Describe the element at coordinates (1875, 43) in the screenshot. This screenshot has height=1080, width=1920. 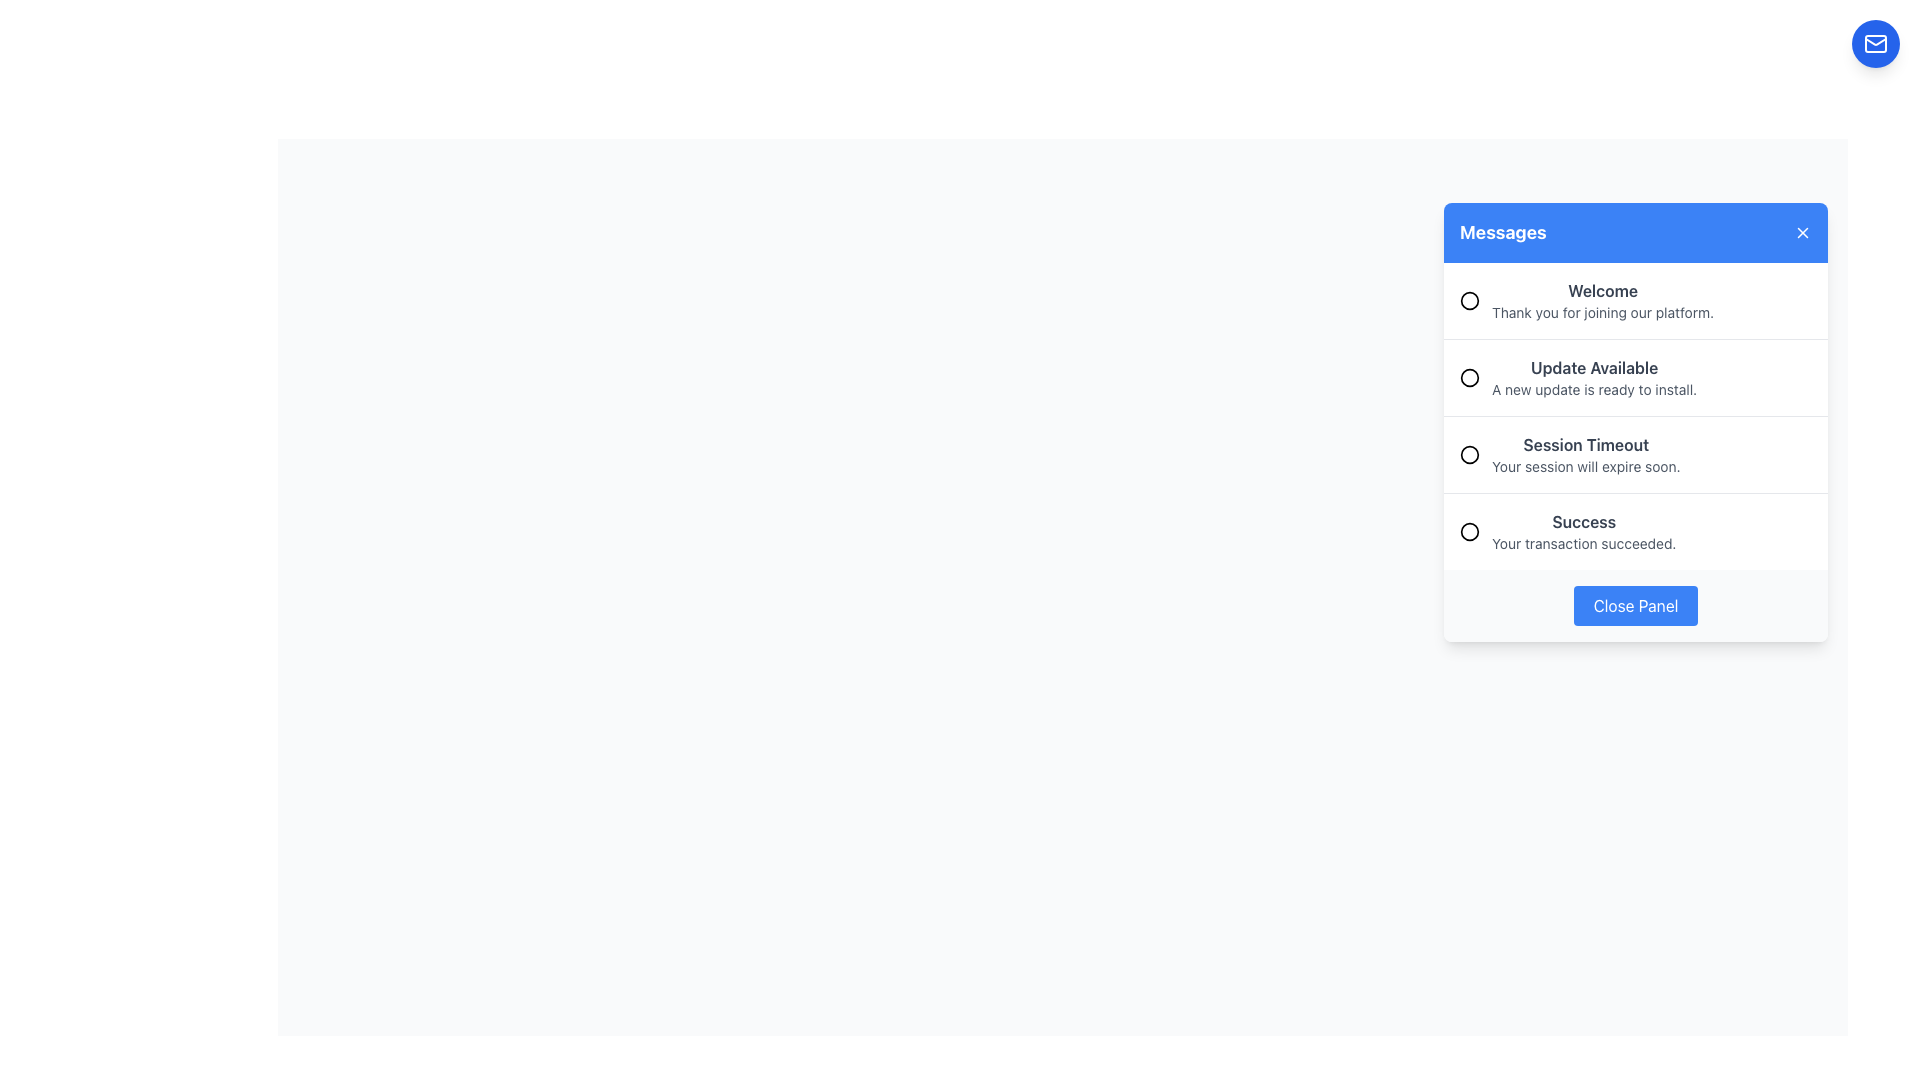
I see `the quick-access button located at the top-right corner of the interface` at that location.